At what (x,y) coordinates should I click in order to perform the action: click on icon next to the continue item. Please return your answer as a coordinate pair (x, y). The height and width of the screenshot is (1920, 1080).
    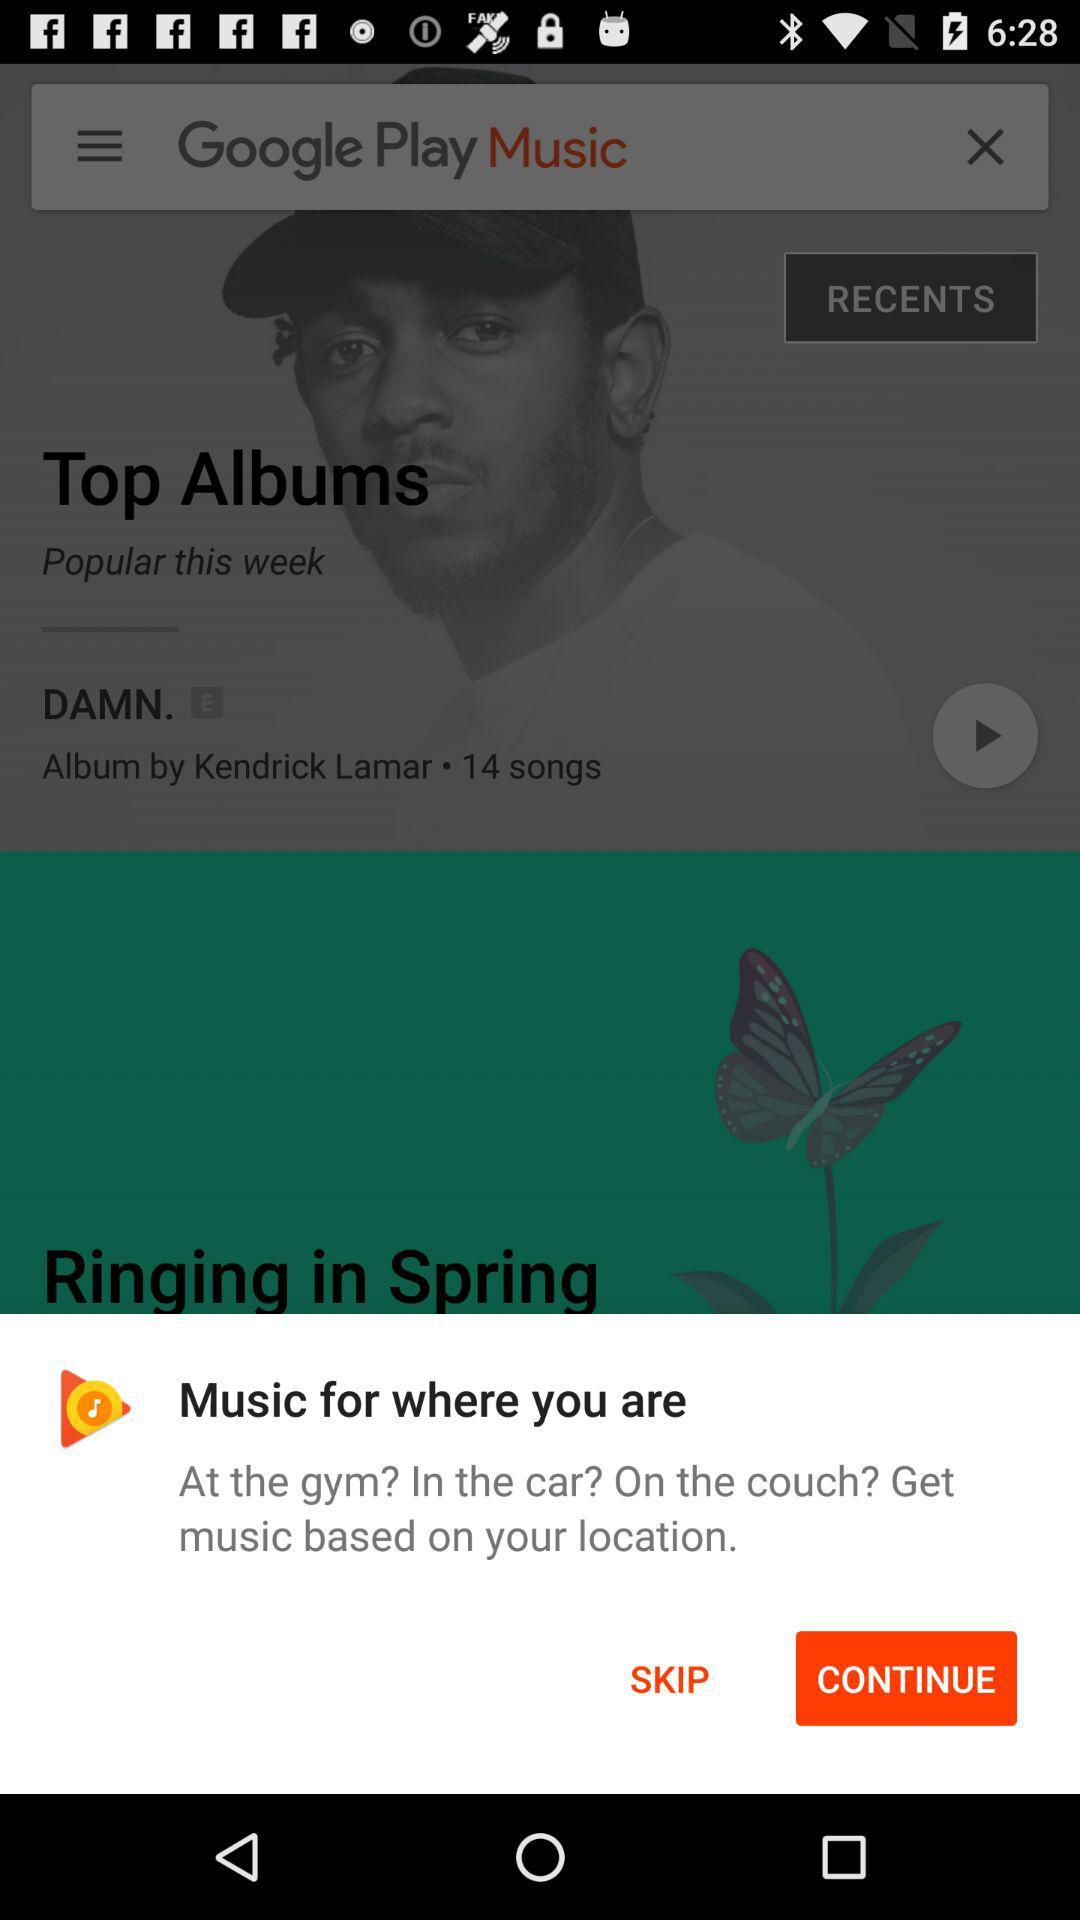
    Looking at the image, I should click on (669, 1678).